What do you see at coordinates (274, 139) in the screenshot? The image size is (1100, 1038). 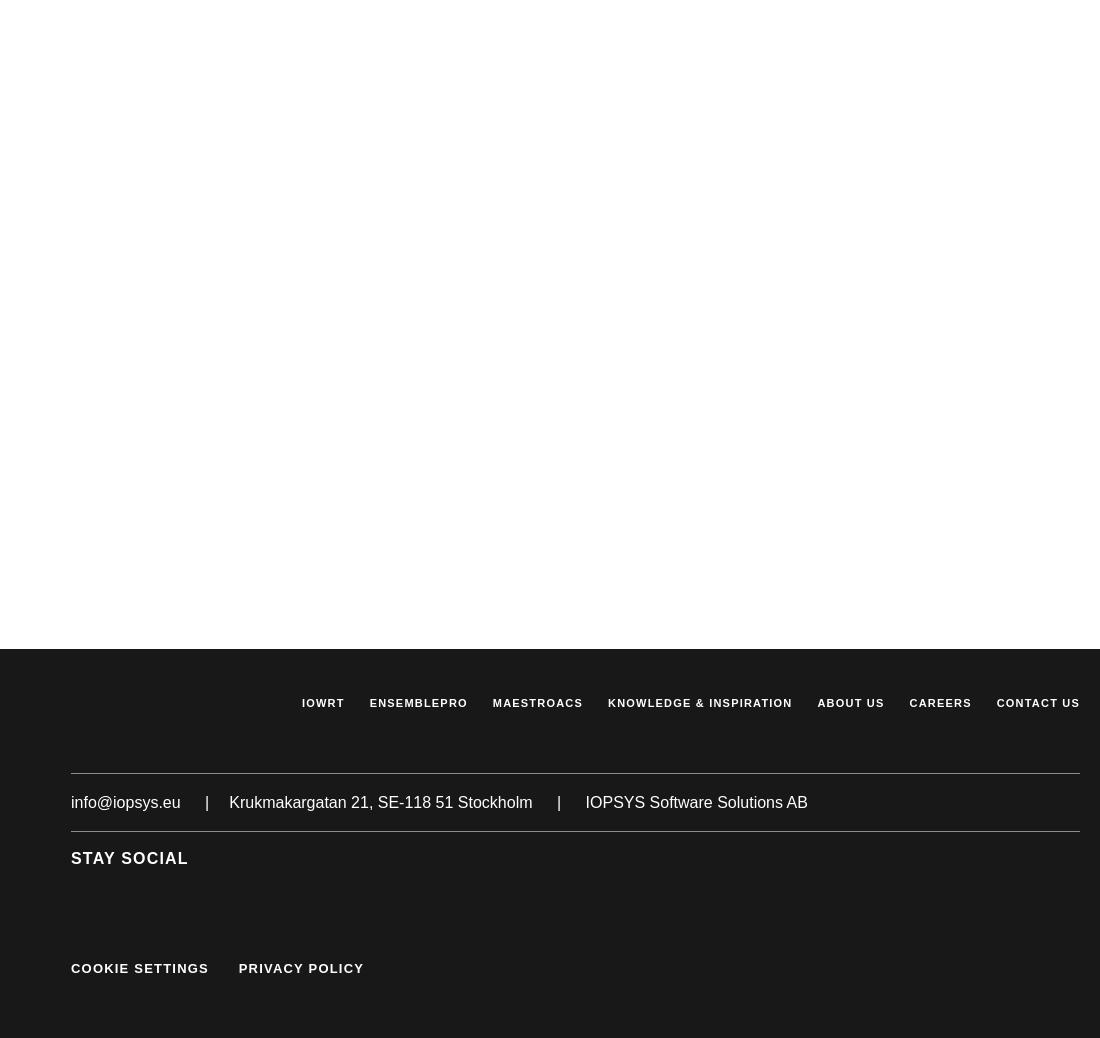 I see `'Changes to our privacy policy'` at bounding box center [274, 139].